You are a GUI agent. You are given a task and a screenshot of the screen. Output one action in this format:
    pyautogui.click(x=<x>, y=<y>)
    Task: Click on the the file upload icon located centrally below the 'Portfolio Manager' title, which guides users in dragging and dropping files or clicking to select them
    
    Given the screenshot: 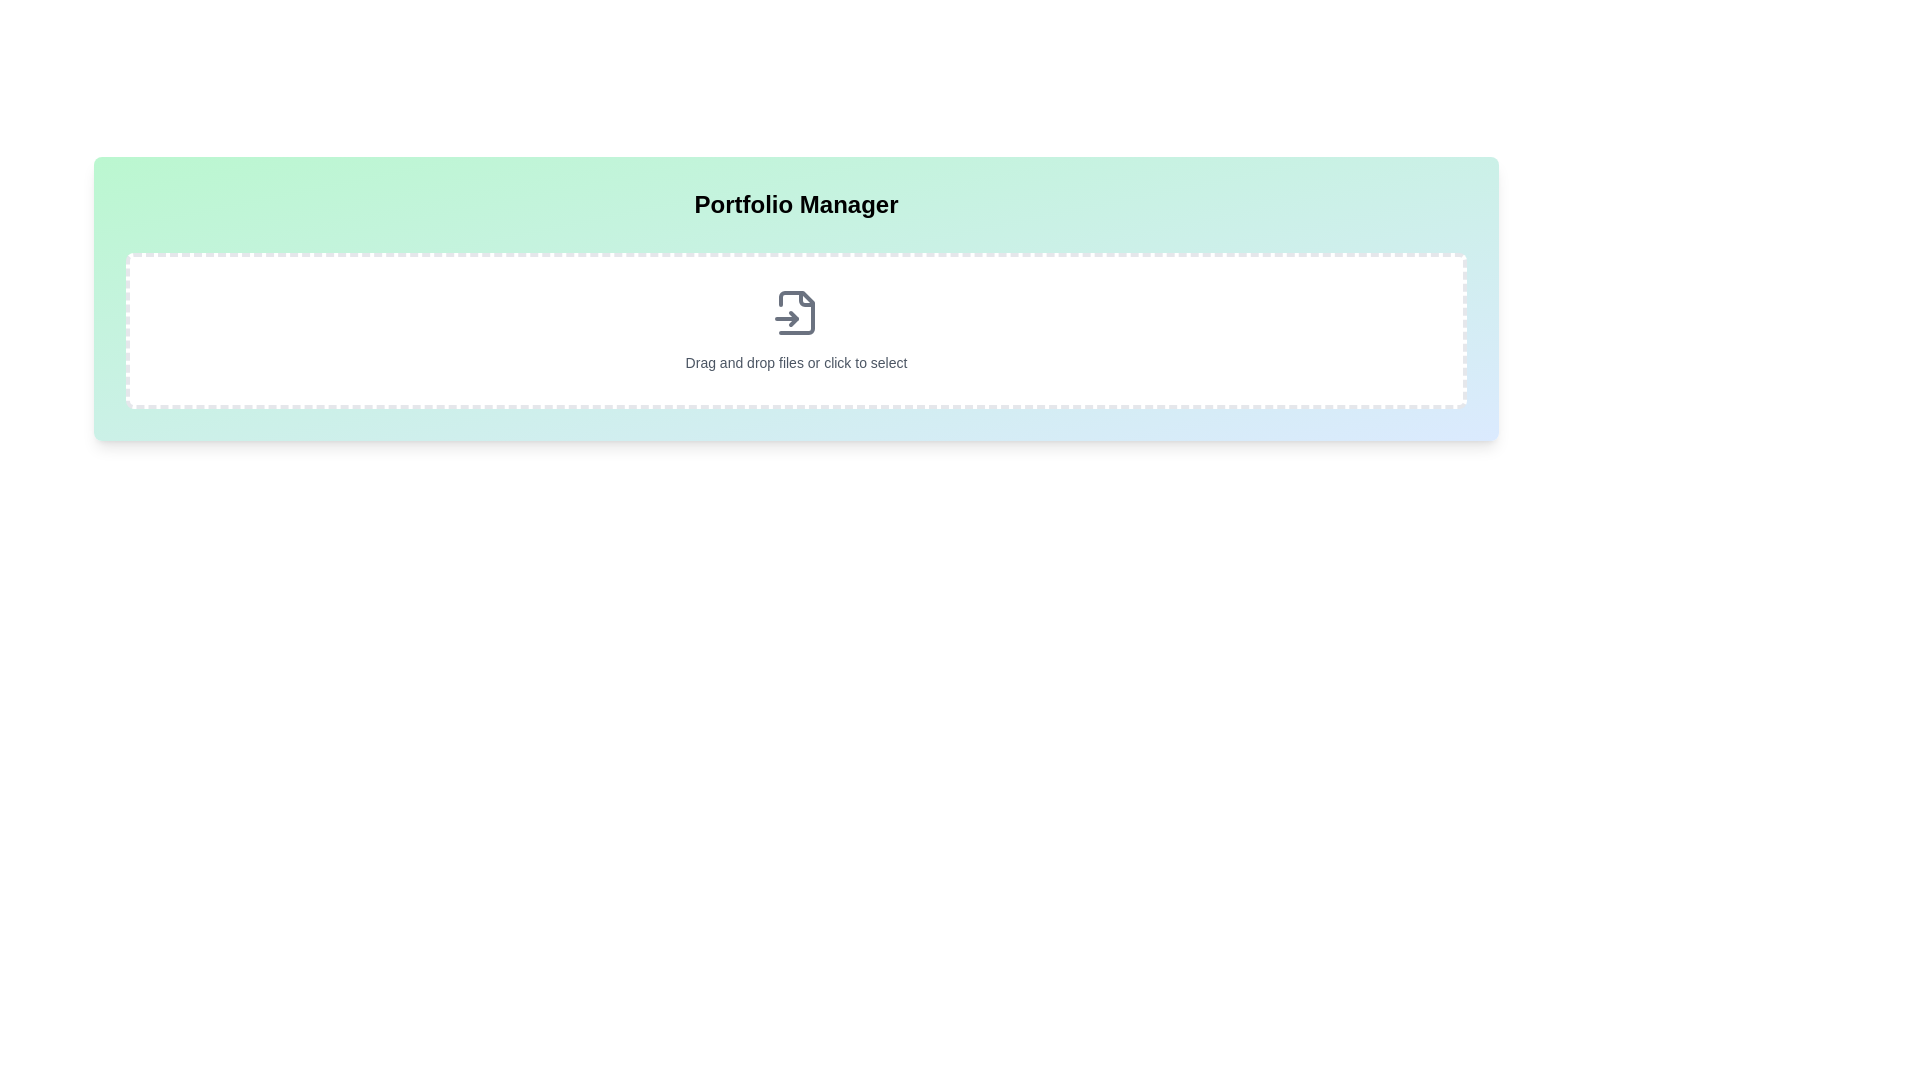 What is the action you would take?
    pyautogui.click(x=795, y=312)
    